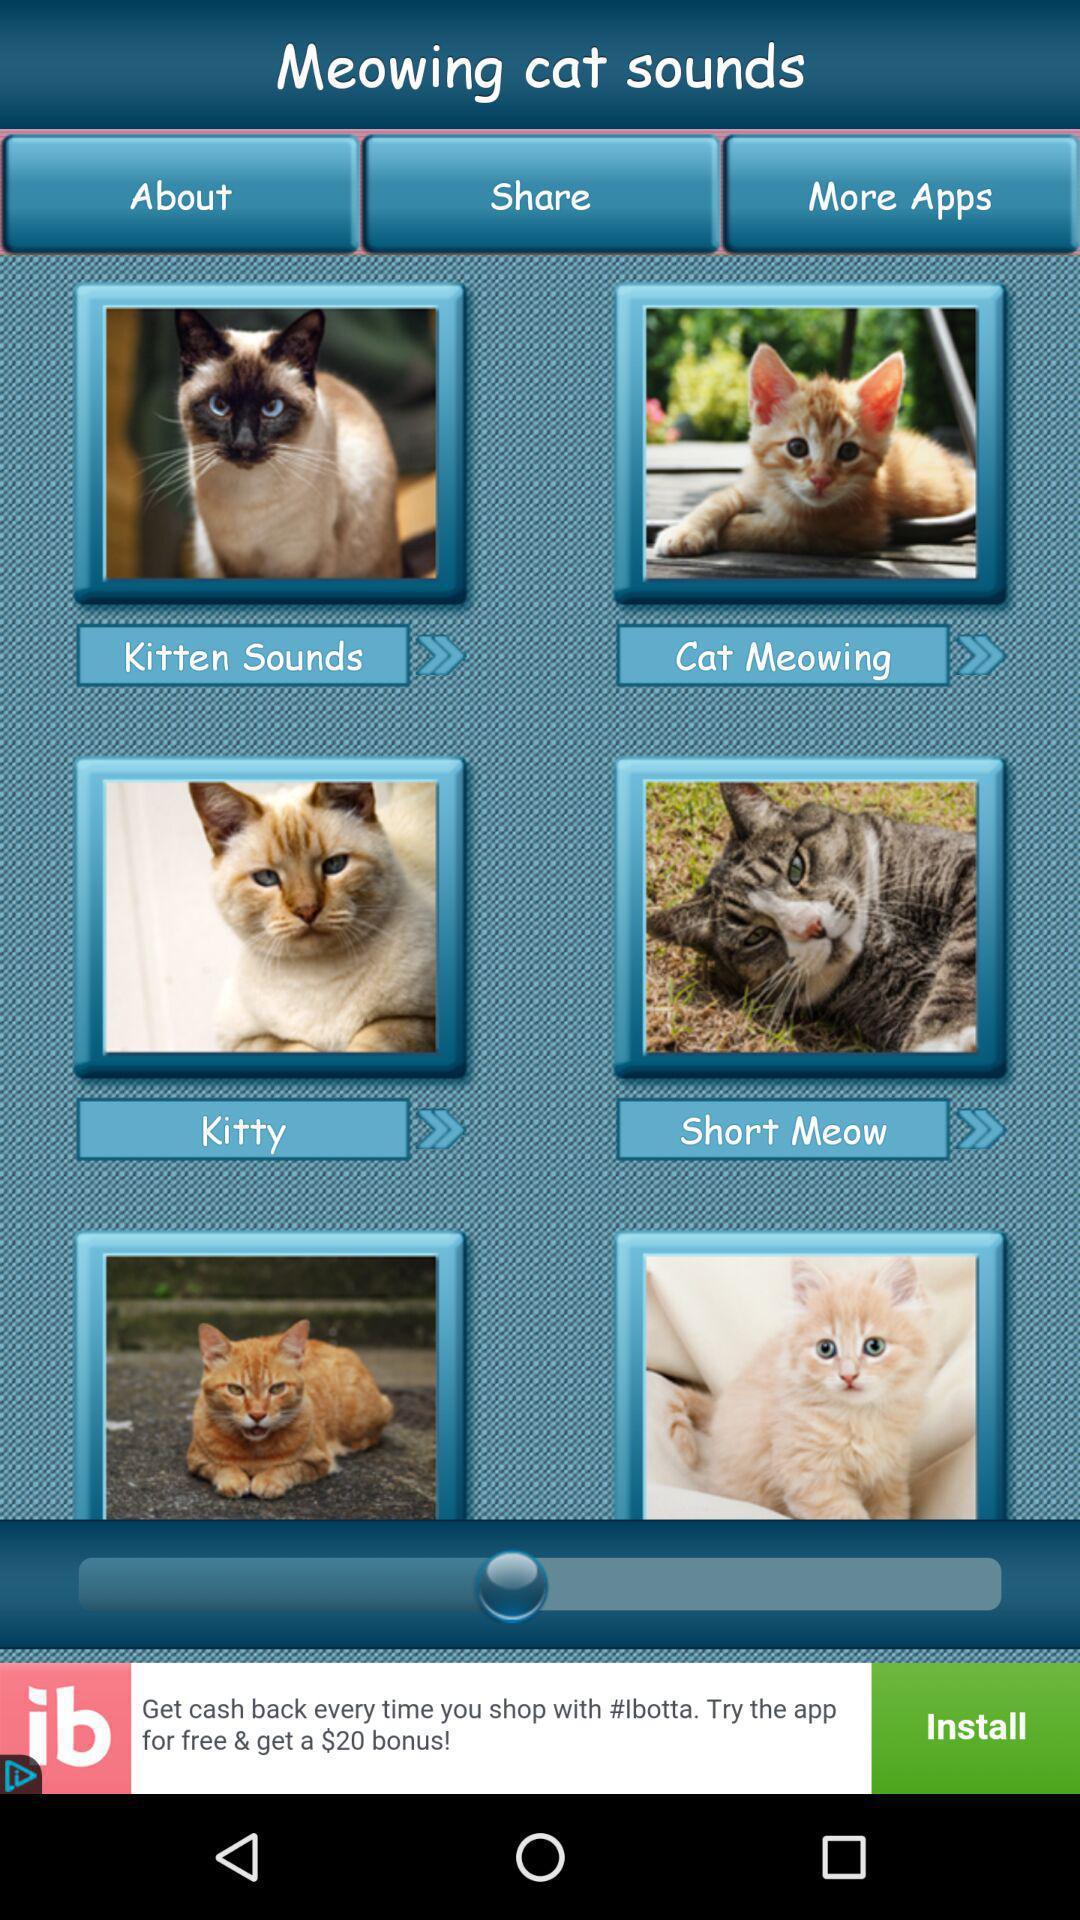 This screenshot has width=1080, height=1920. What do you see at coordinates (810, 443) in the screenshot?
I see `share the article` at bounding box center [810, 443].